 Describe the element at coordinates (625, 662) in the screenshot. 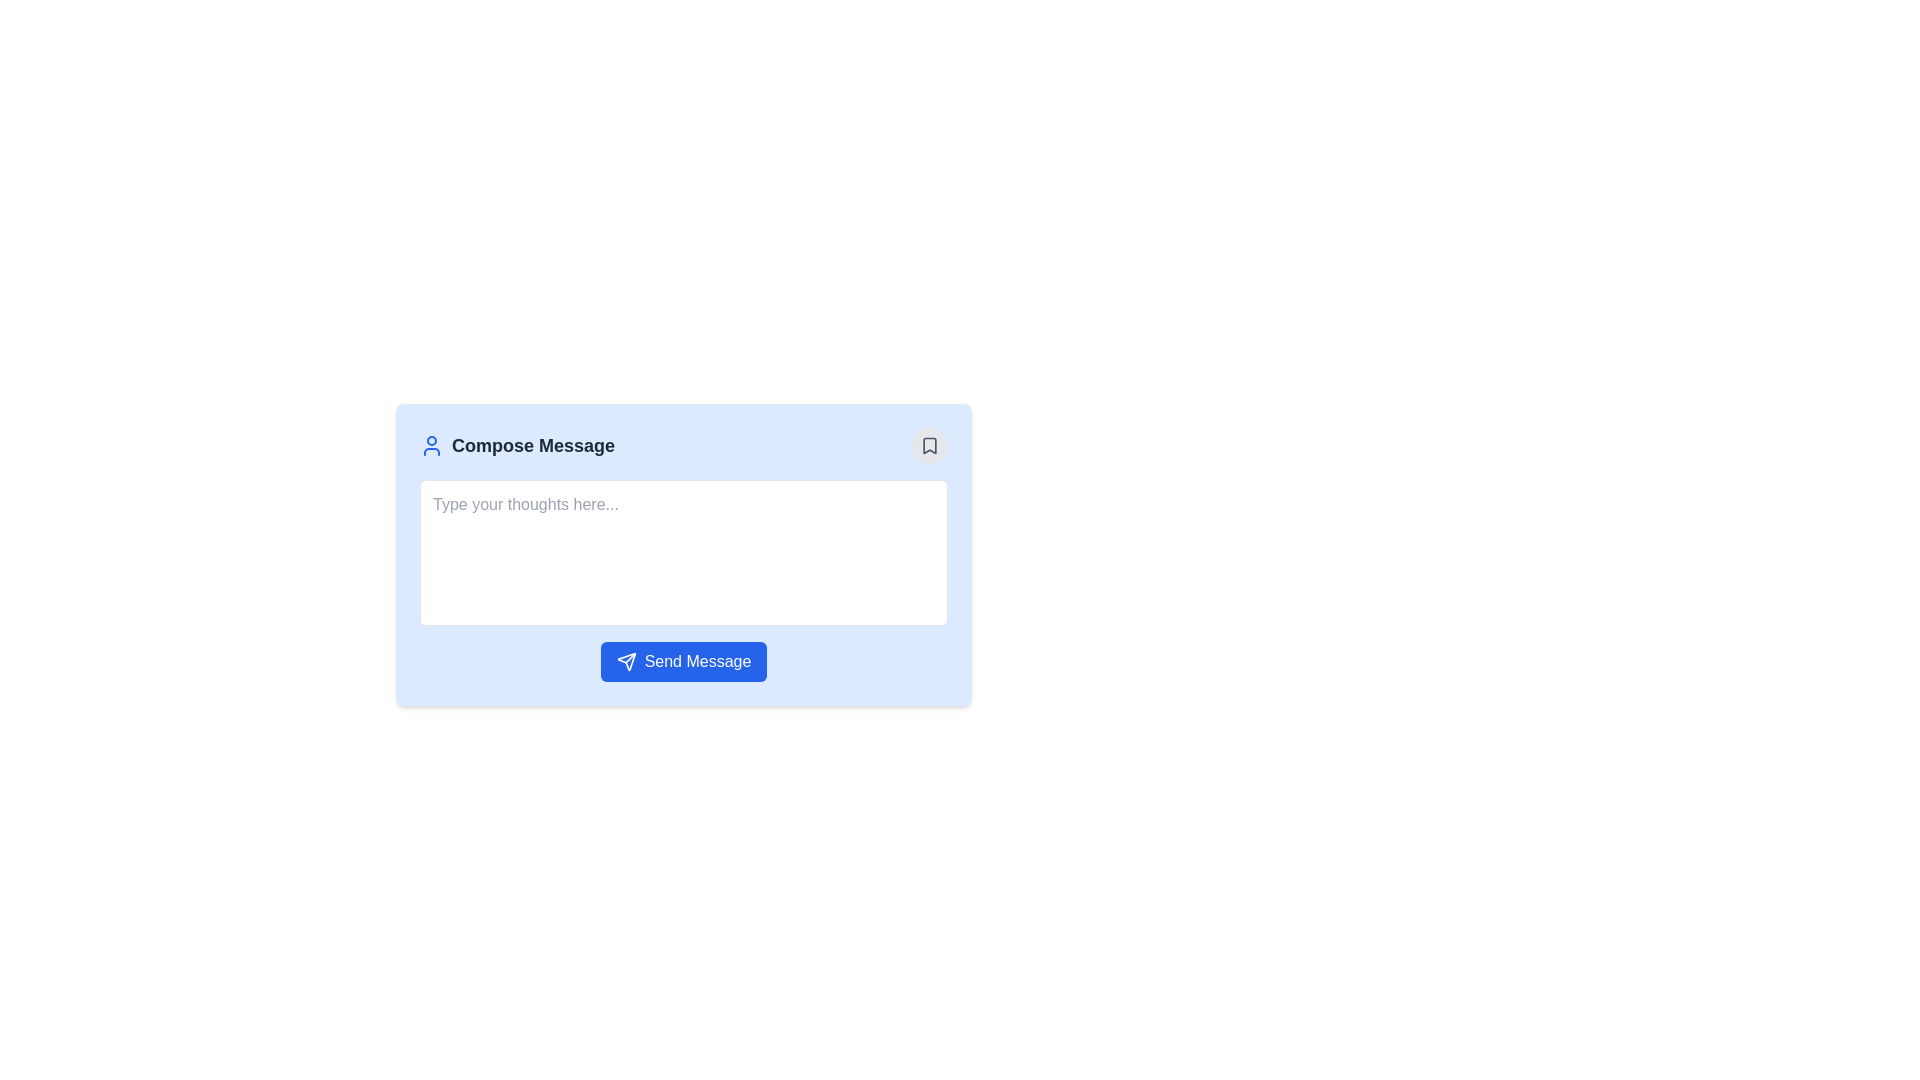

I see `the send icon located within the blue 'Send Message' button, which is positioned to the left of the text within the button` at that location.